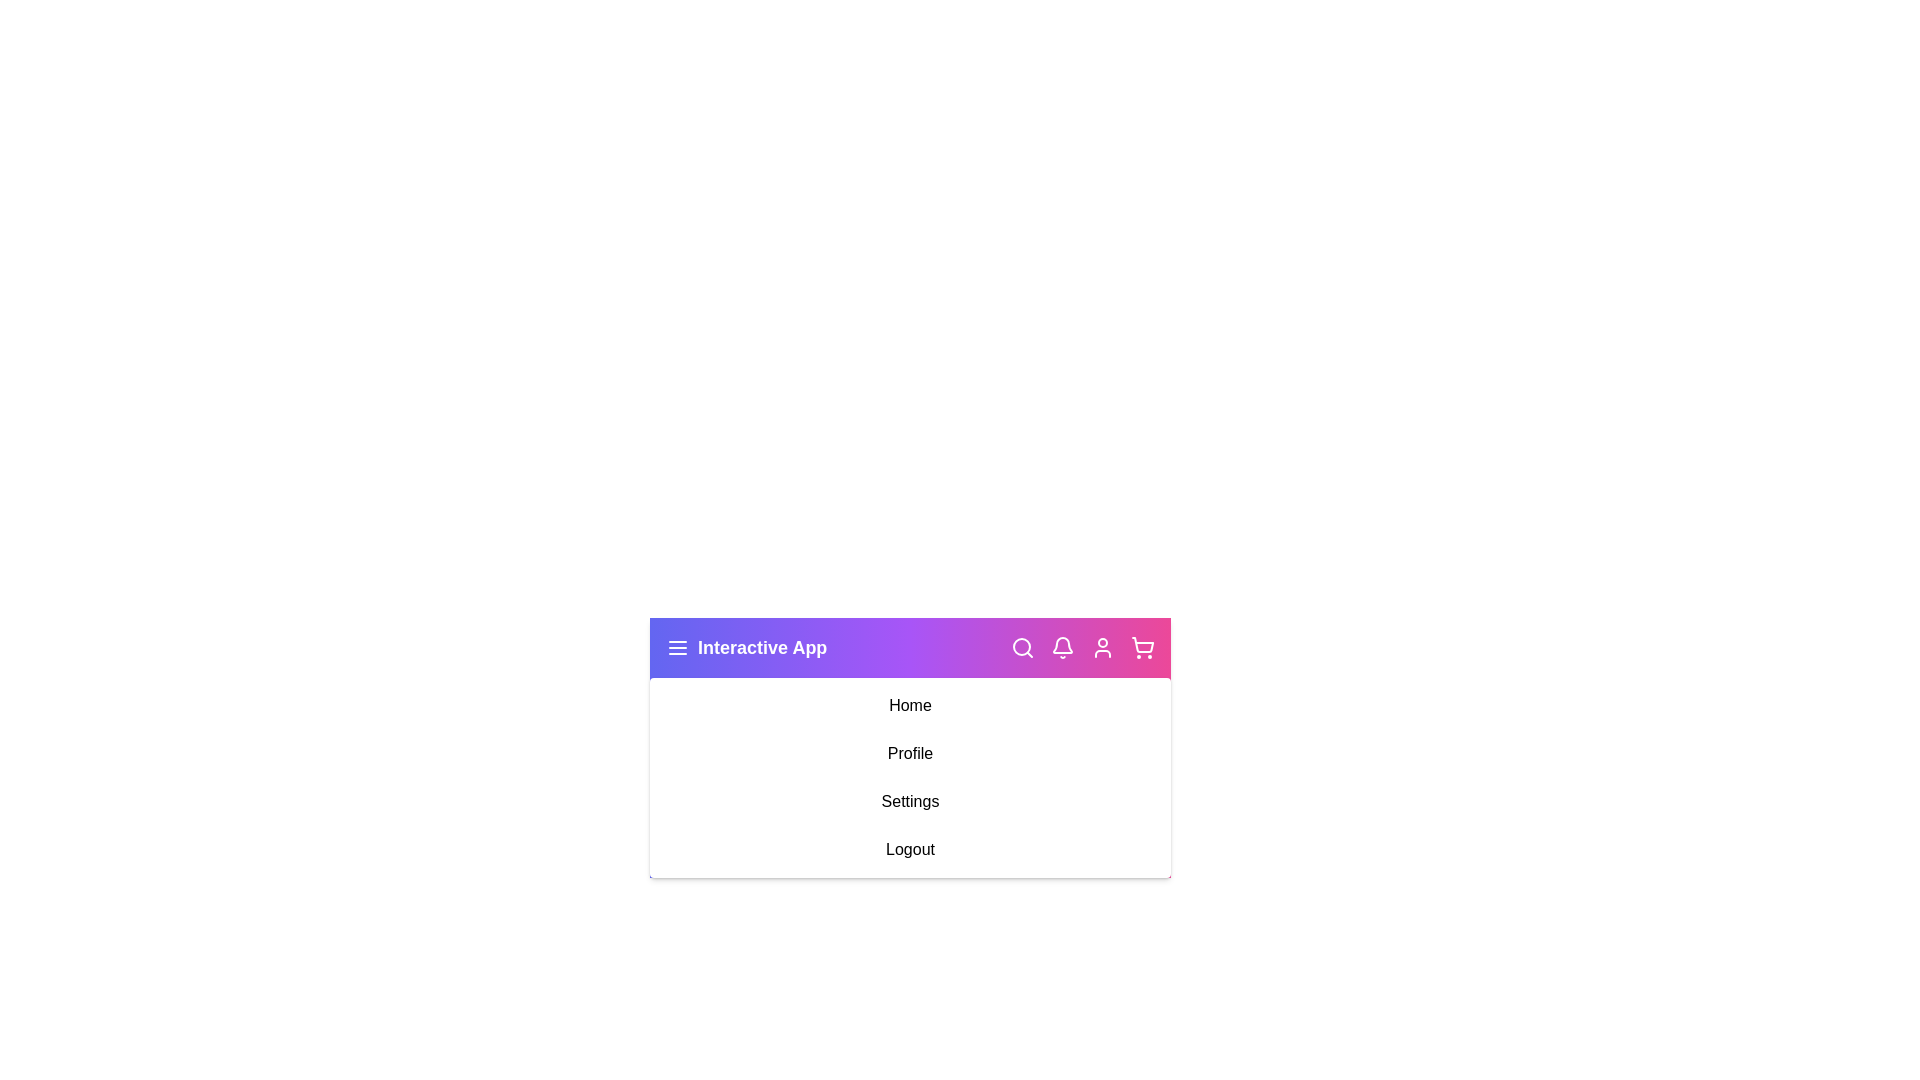 The width and height of the screenshot is (1920, 1080). I want to click on the logout_menu to observe hover effects, so click(909, 849).